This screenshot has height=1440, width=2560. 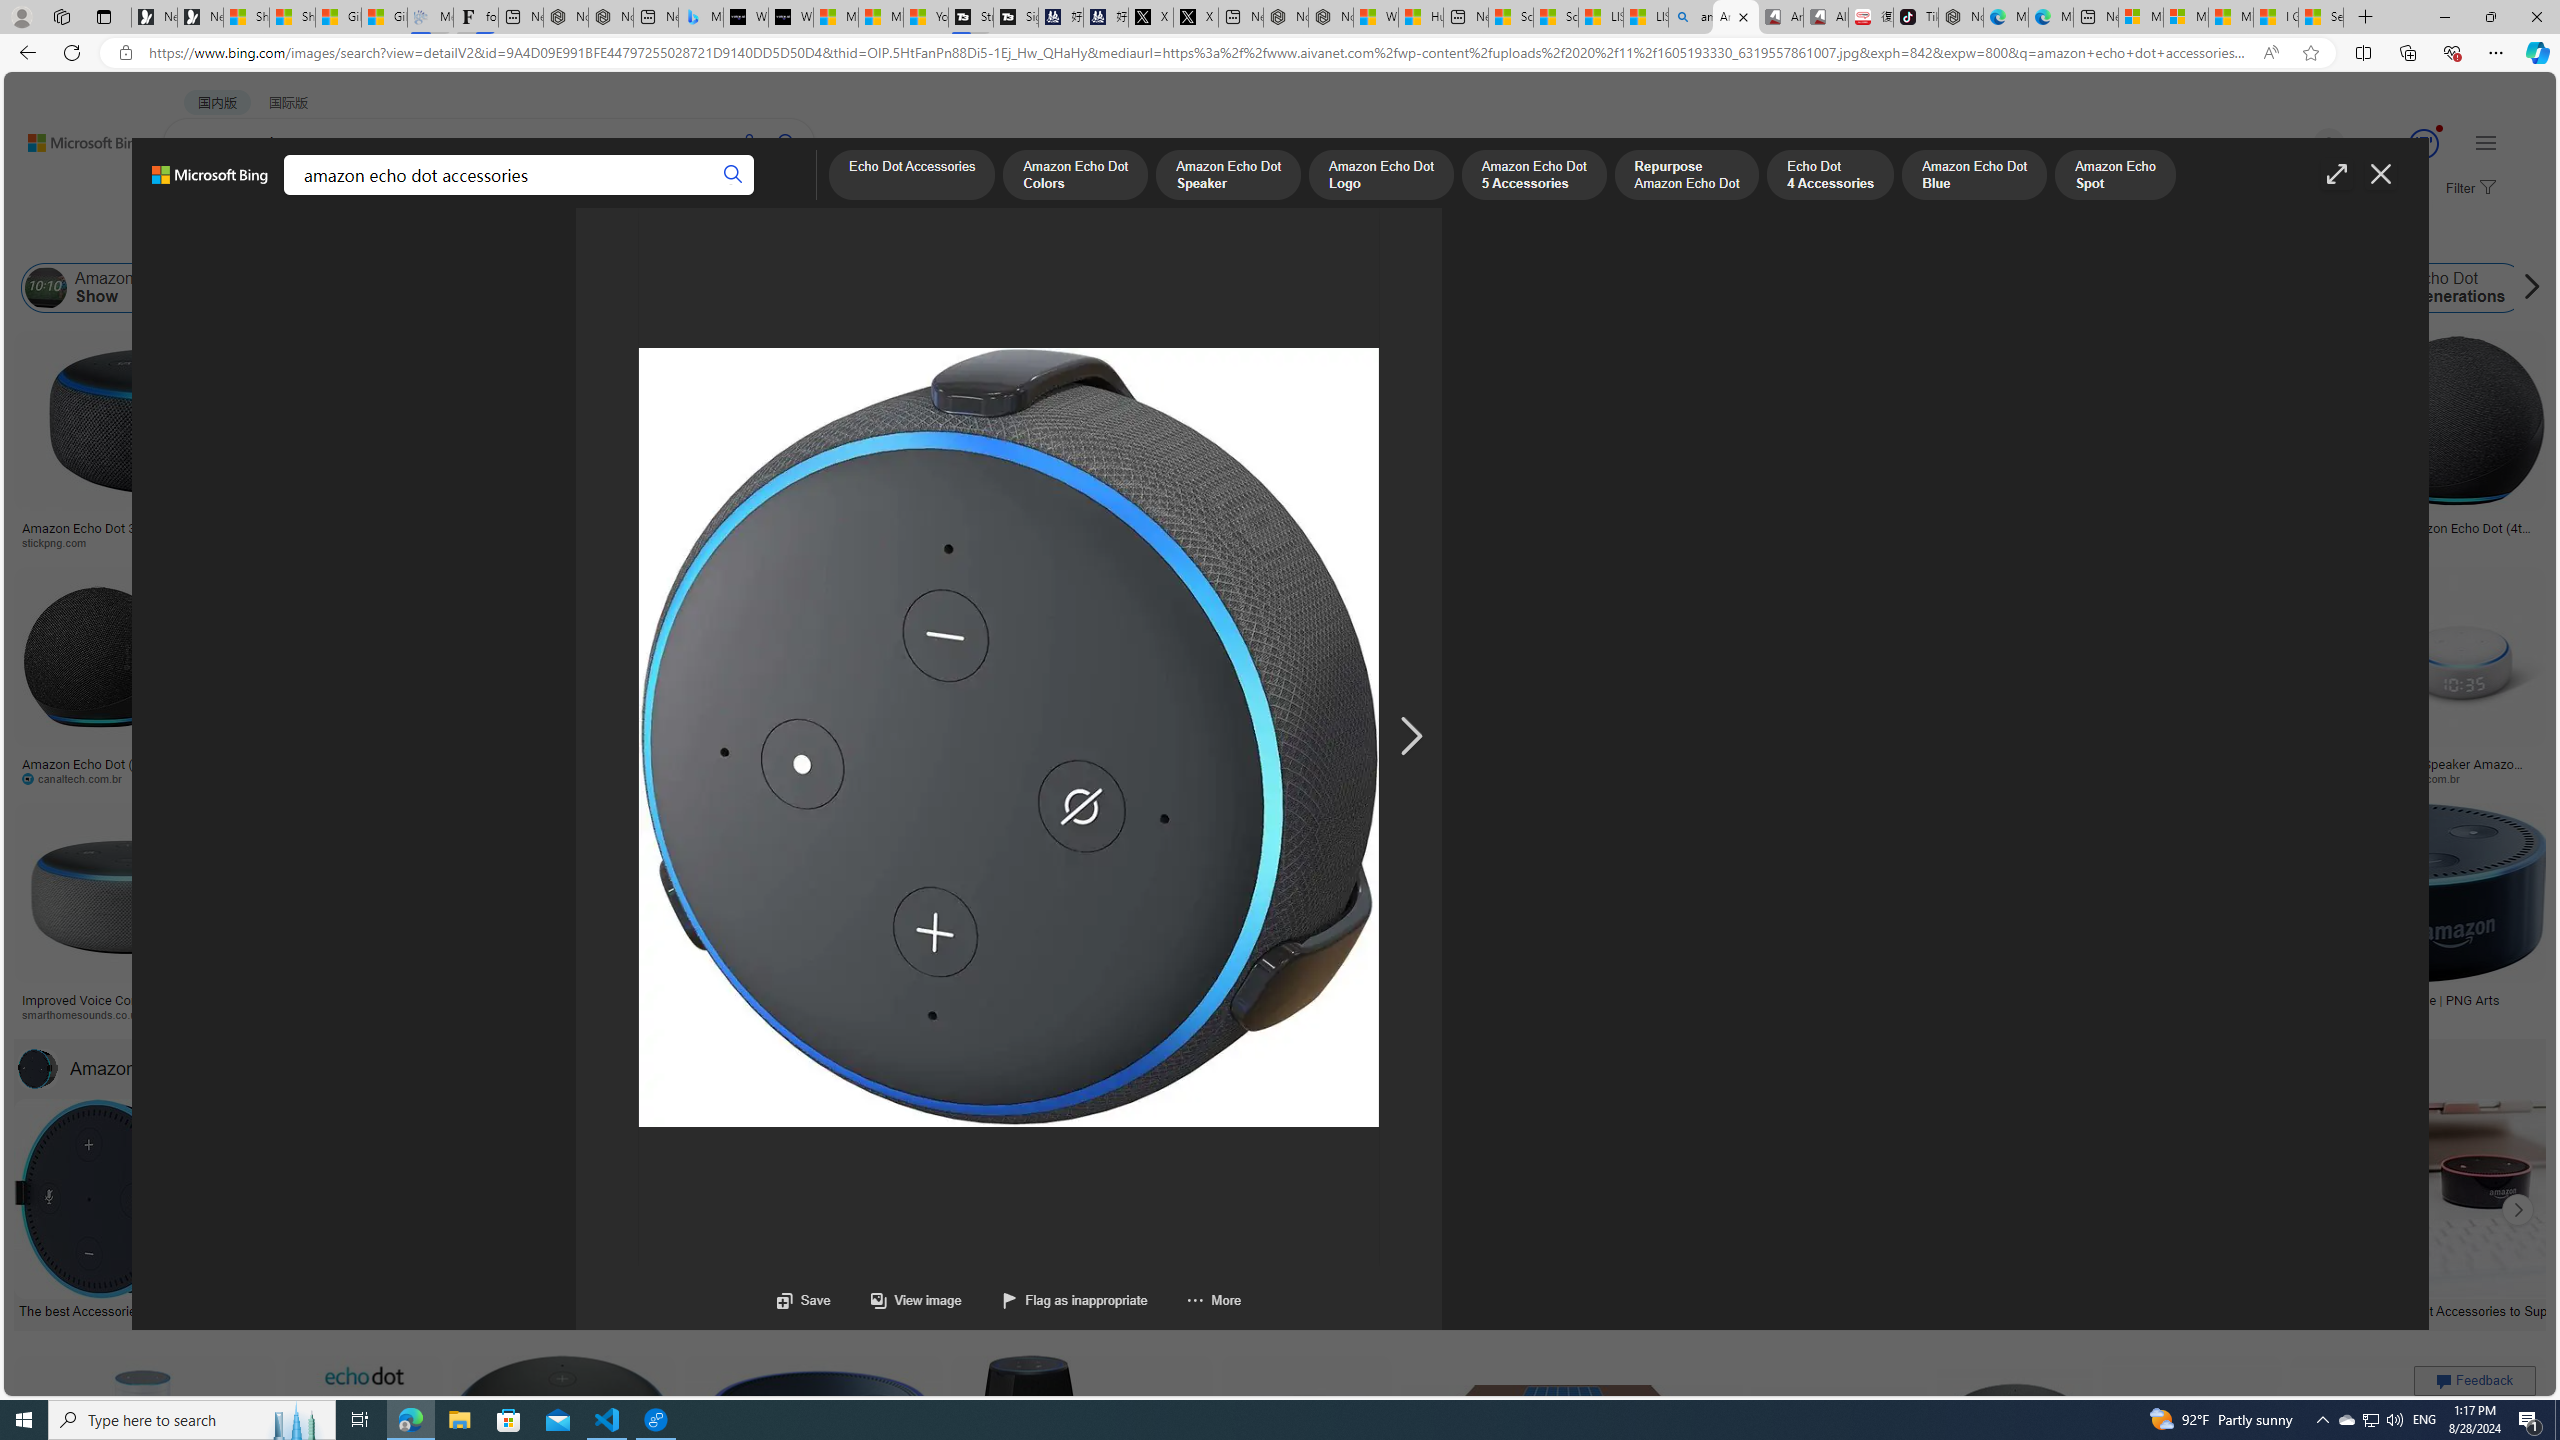 I want to click on 'smarthomesounds.co.uk', so click(x=89, y=1014).